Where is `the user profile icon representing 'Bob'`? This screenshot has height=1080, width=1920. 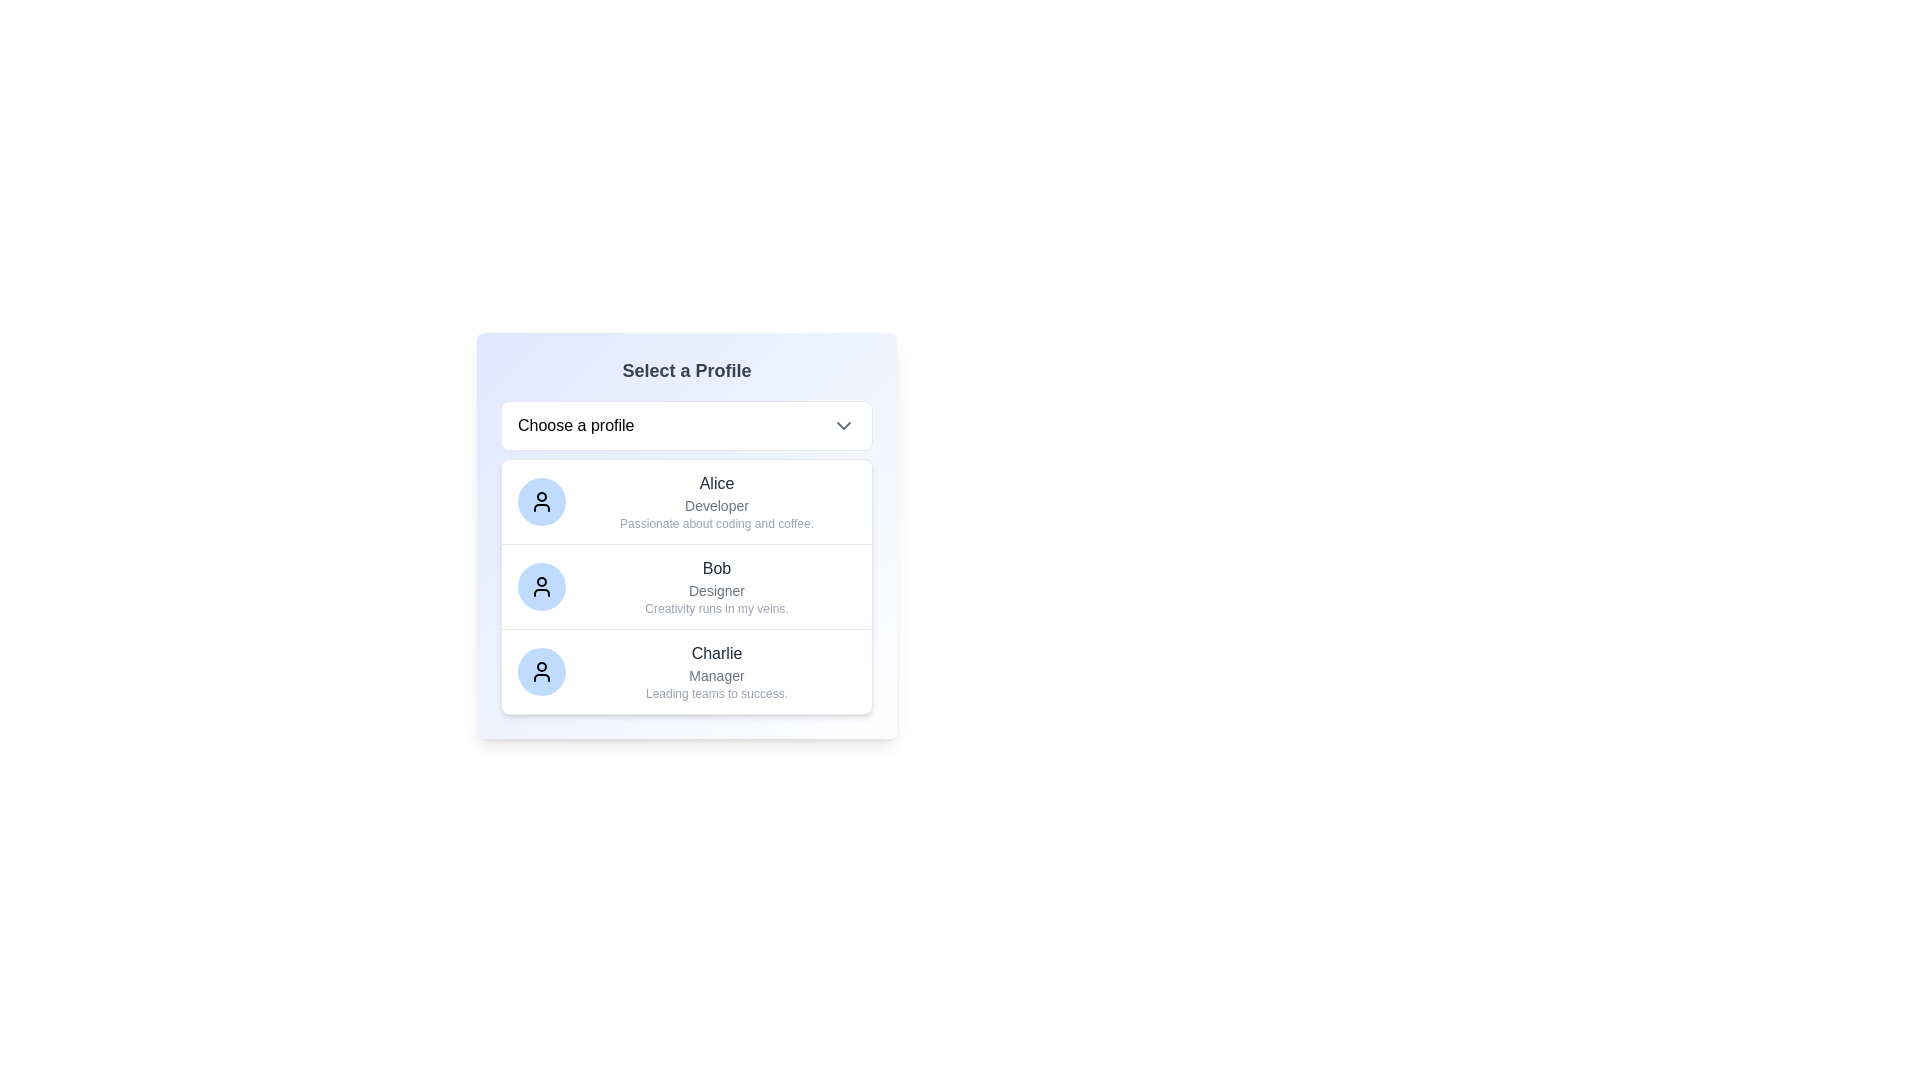 the user profile icon representing 'Bob' is located at coordinates (542, 585).